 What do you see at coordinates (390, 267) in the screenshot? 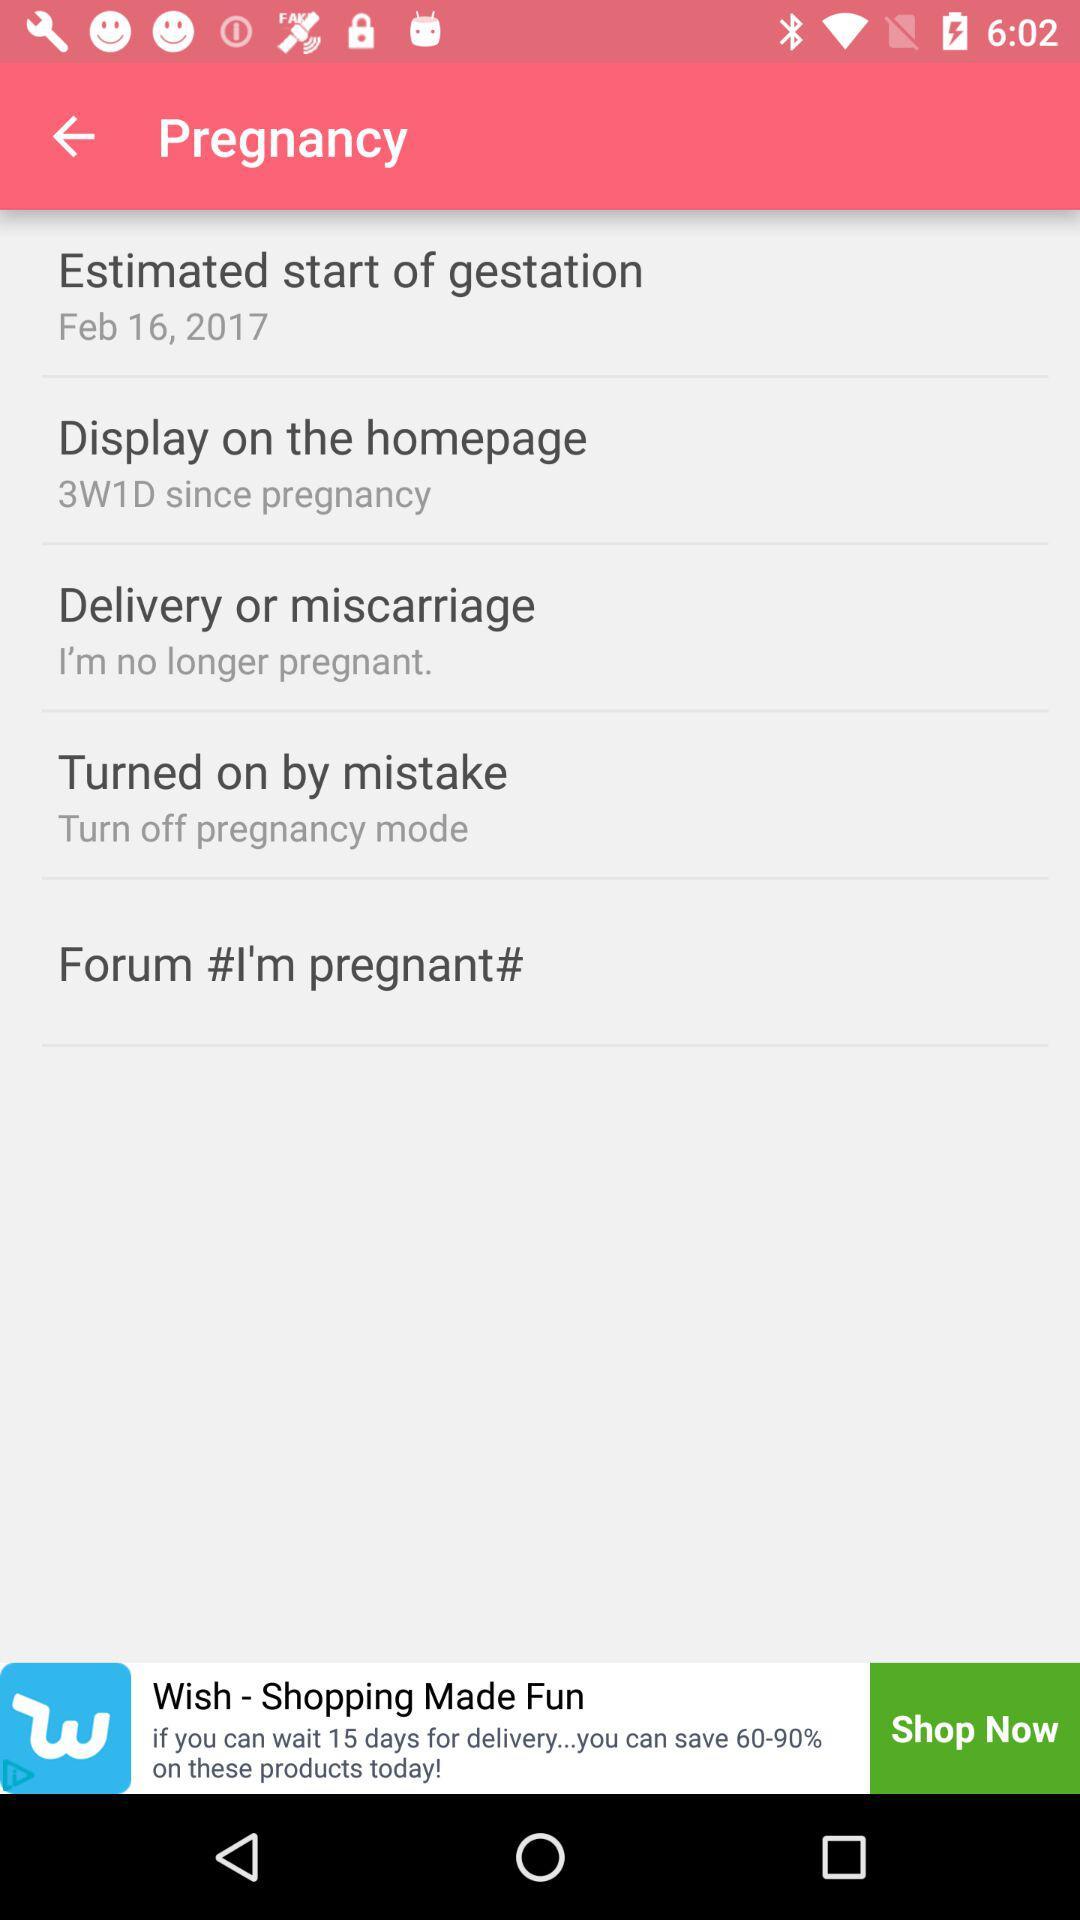
I see `estimated start of` at bounding box center [390, 267].